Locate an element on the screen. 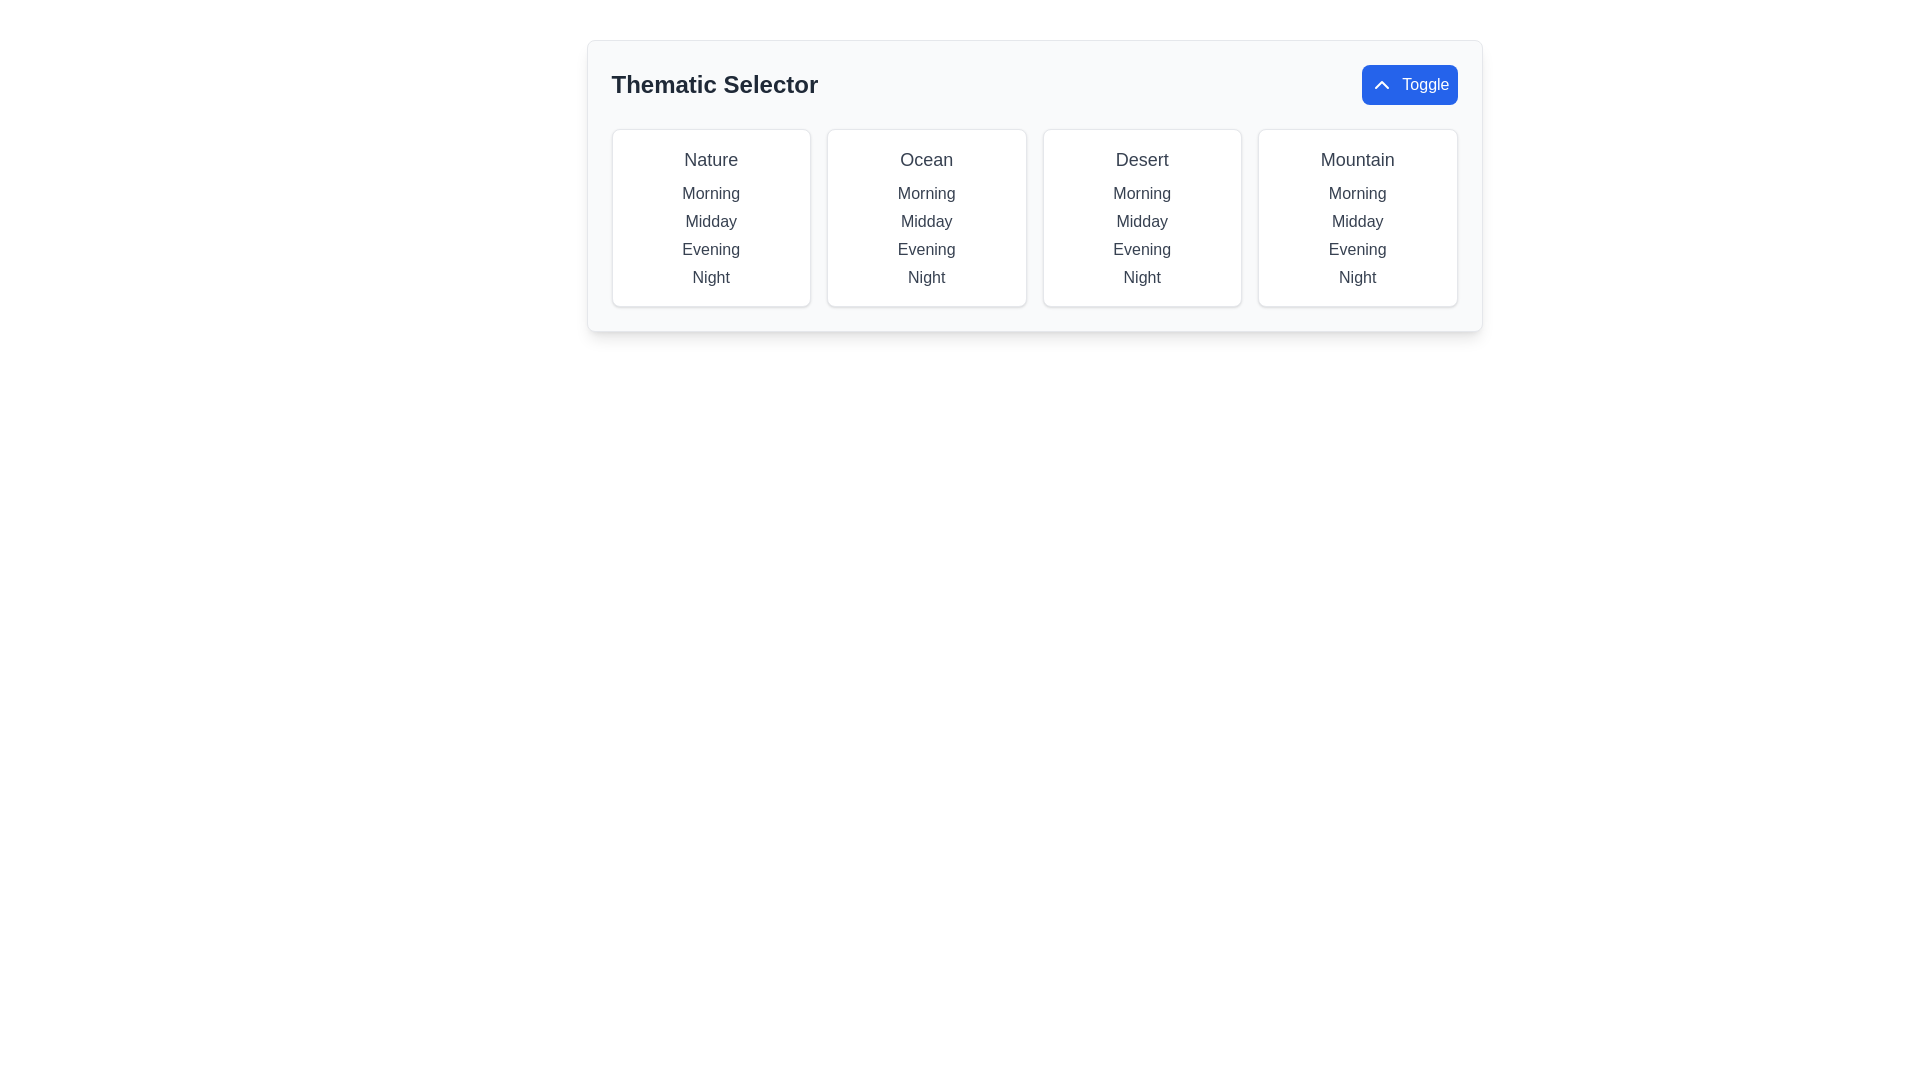 This screenshot has width=1920, height=1080. the 'Toggle' button with a blue background and white text is located at coordinates (1408, 83).